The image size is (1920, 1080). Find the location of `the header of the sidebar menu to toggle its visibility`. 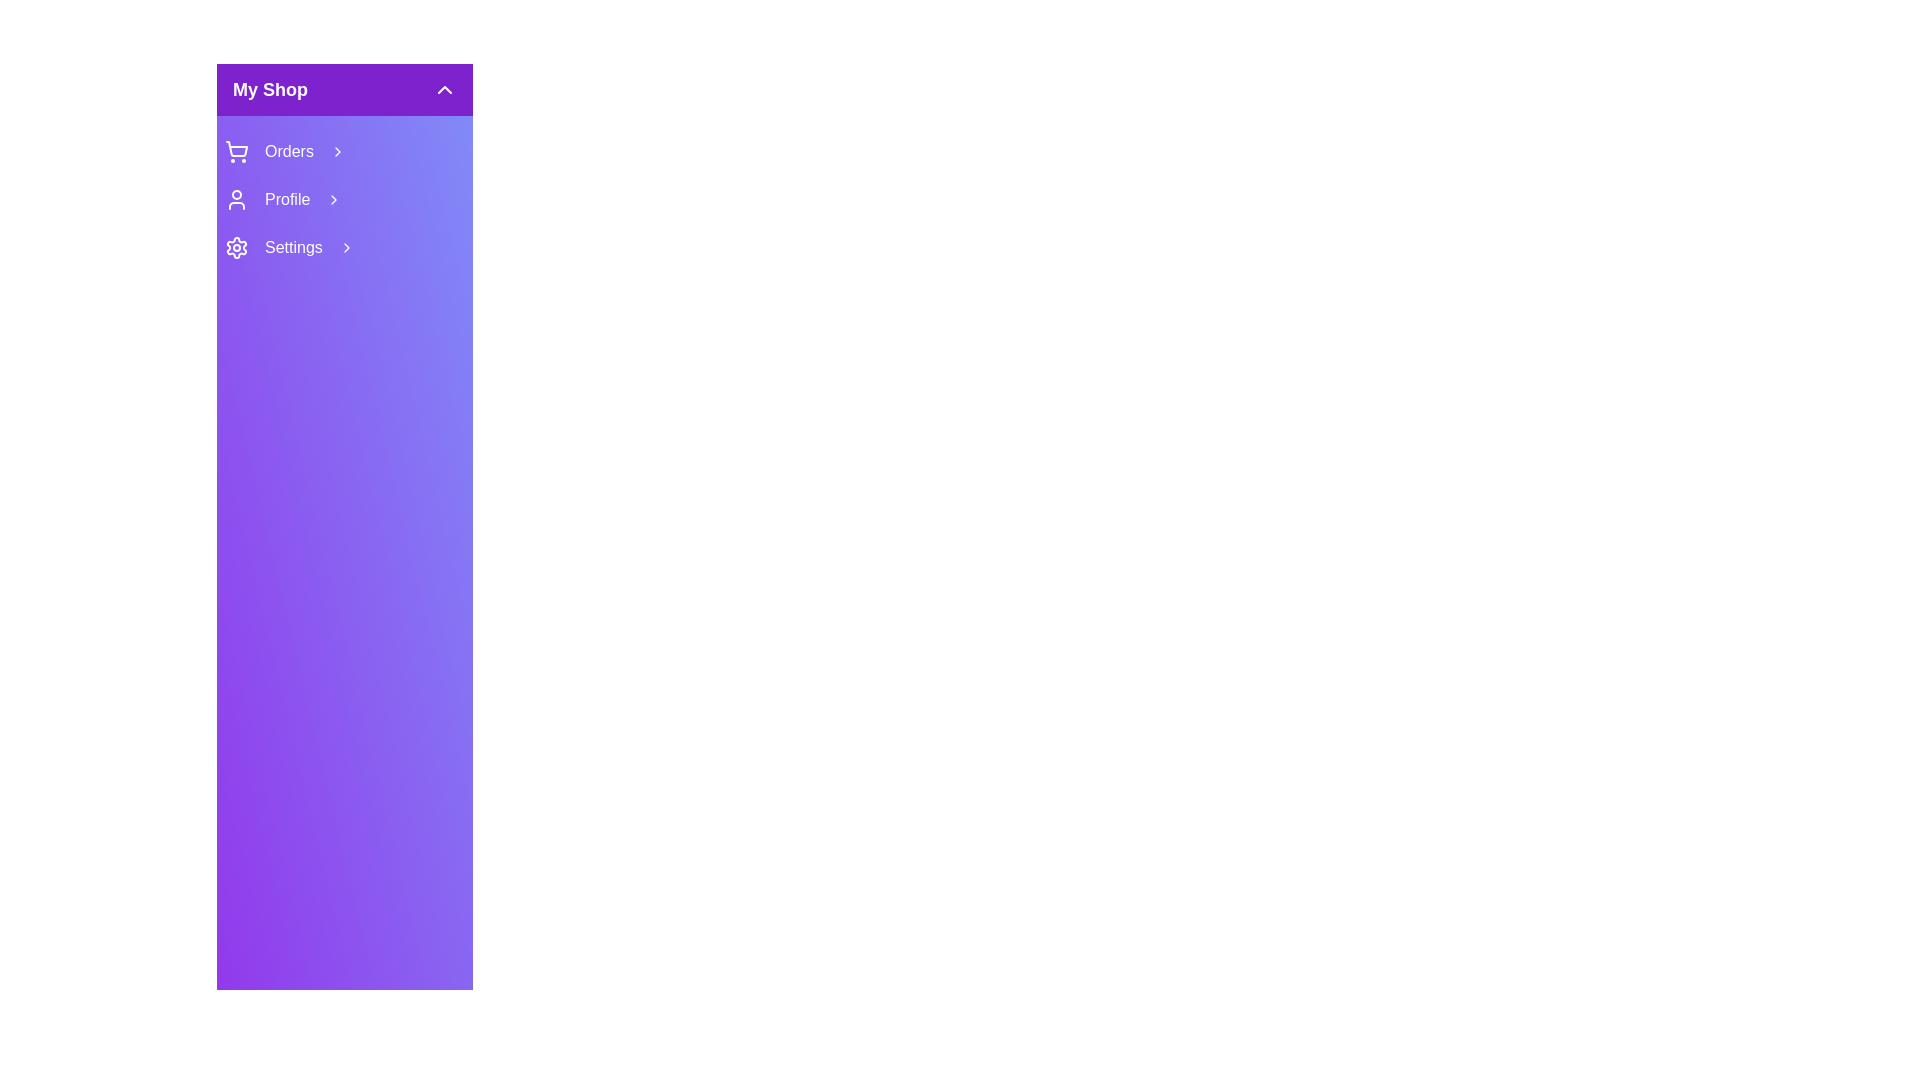

the header of the sidebar menu to toggle its visibility is located at coordinates (345, 88).